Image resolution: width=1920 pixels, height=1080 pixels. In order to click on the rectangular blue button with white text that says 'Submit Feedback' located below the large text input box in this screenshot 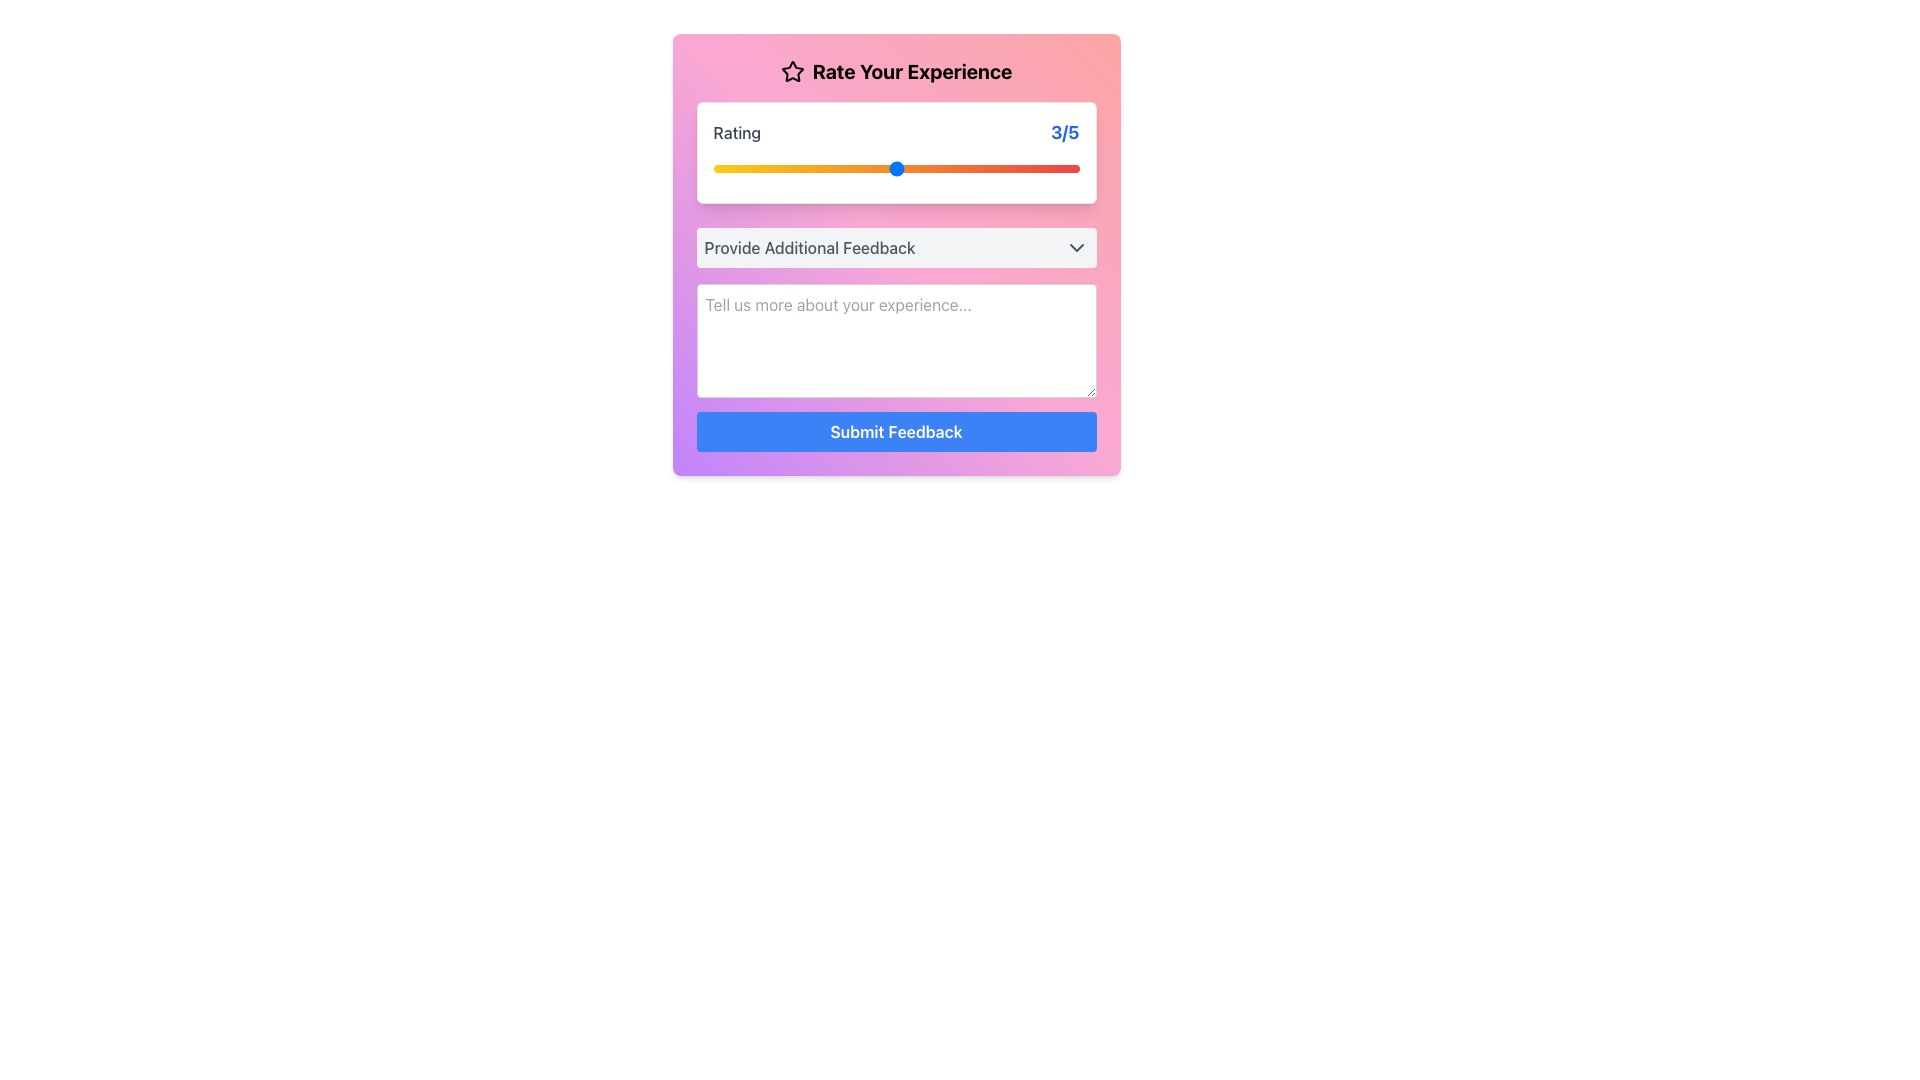, I will do `click(895, 431)`.